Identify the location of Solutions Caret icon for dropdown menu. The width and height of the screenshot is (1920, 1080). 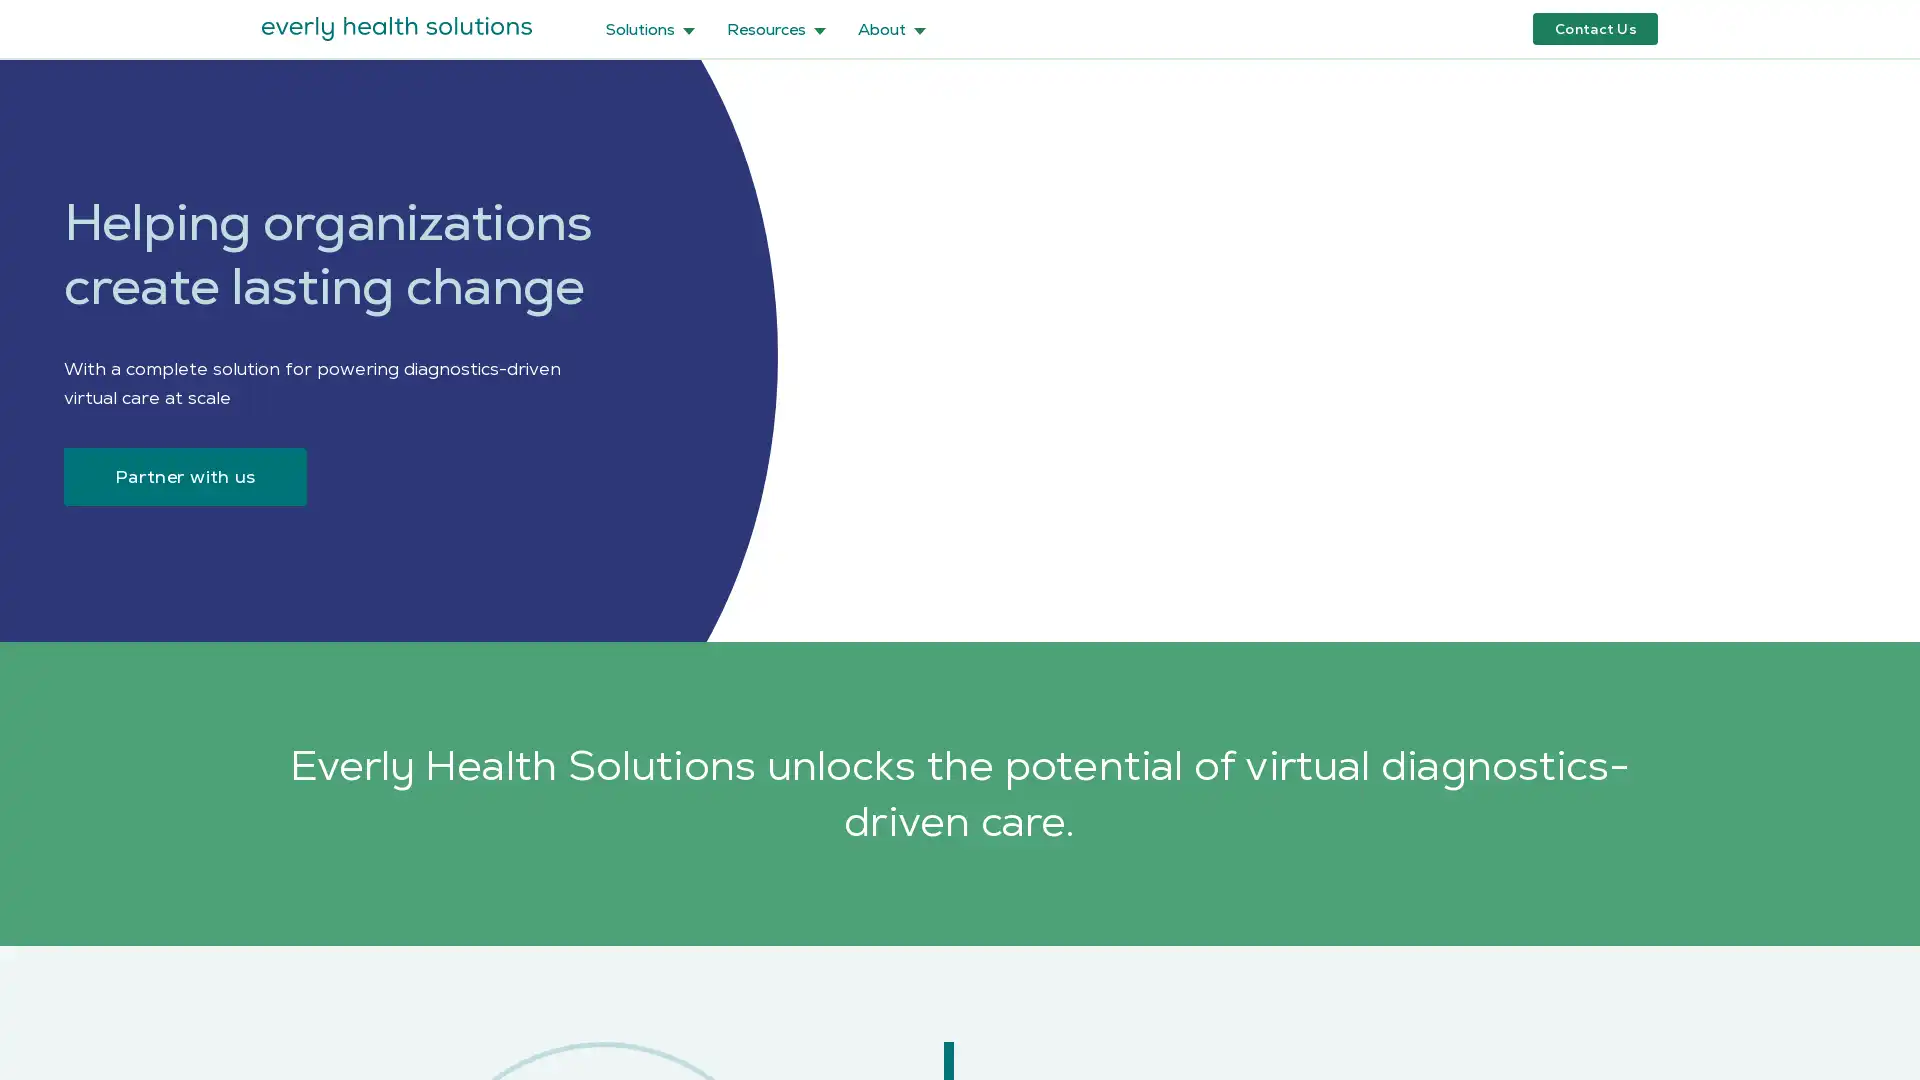
(650, 28).